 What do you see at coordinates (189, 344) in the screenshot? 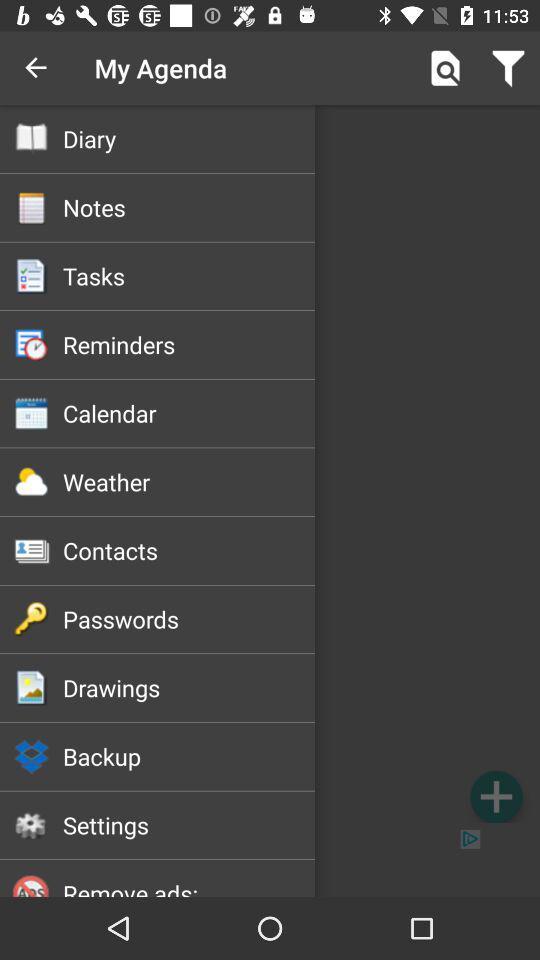
I see `reminders icon` at bounding box center [189, 344].